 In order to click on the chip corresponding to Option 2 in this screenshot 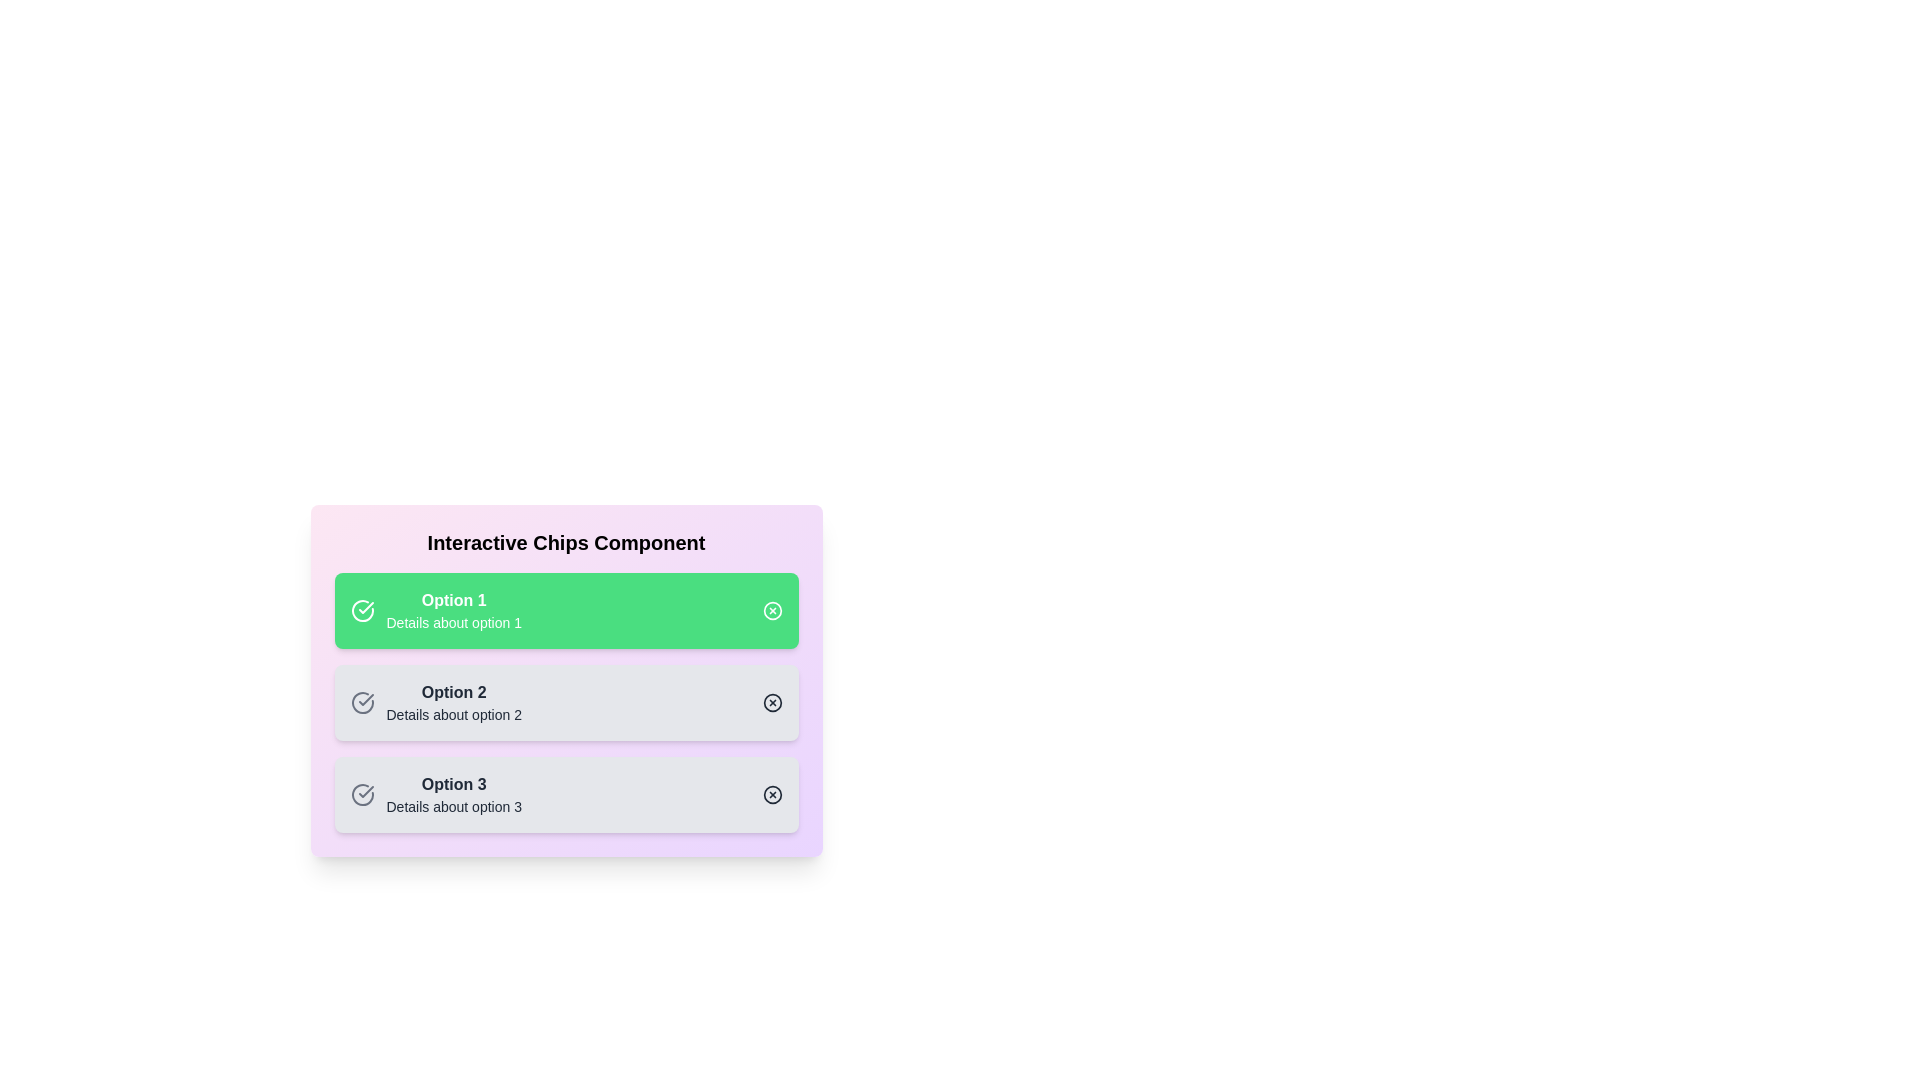, I will do `click(565, 701)`.